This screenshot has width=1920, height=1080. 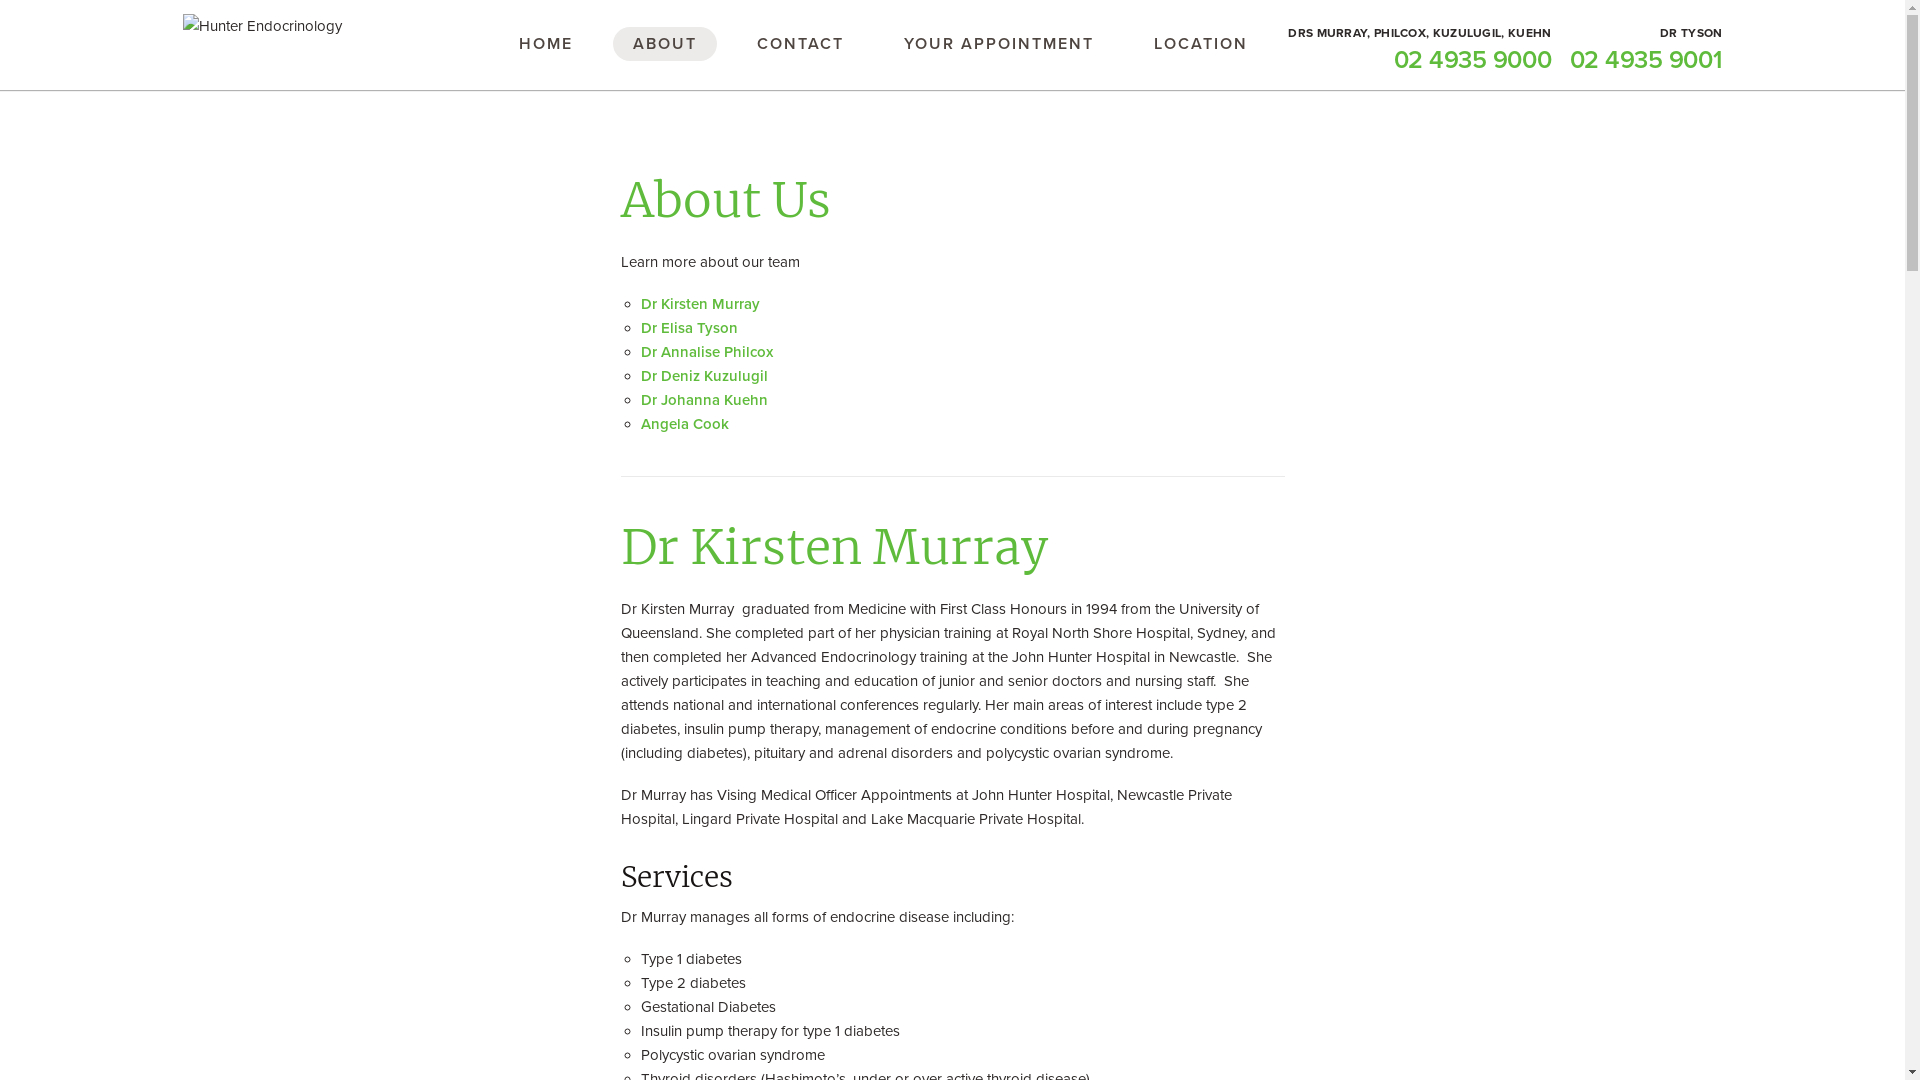 What do you see at coordinates (1200, 43) in the screenshot?
I see `'LOCATION'` at bounding box center [1200, 43].